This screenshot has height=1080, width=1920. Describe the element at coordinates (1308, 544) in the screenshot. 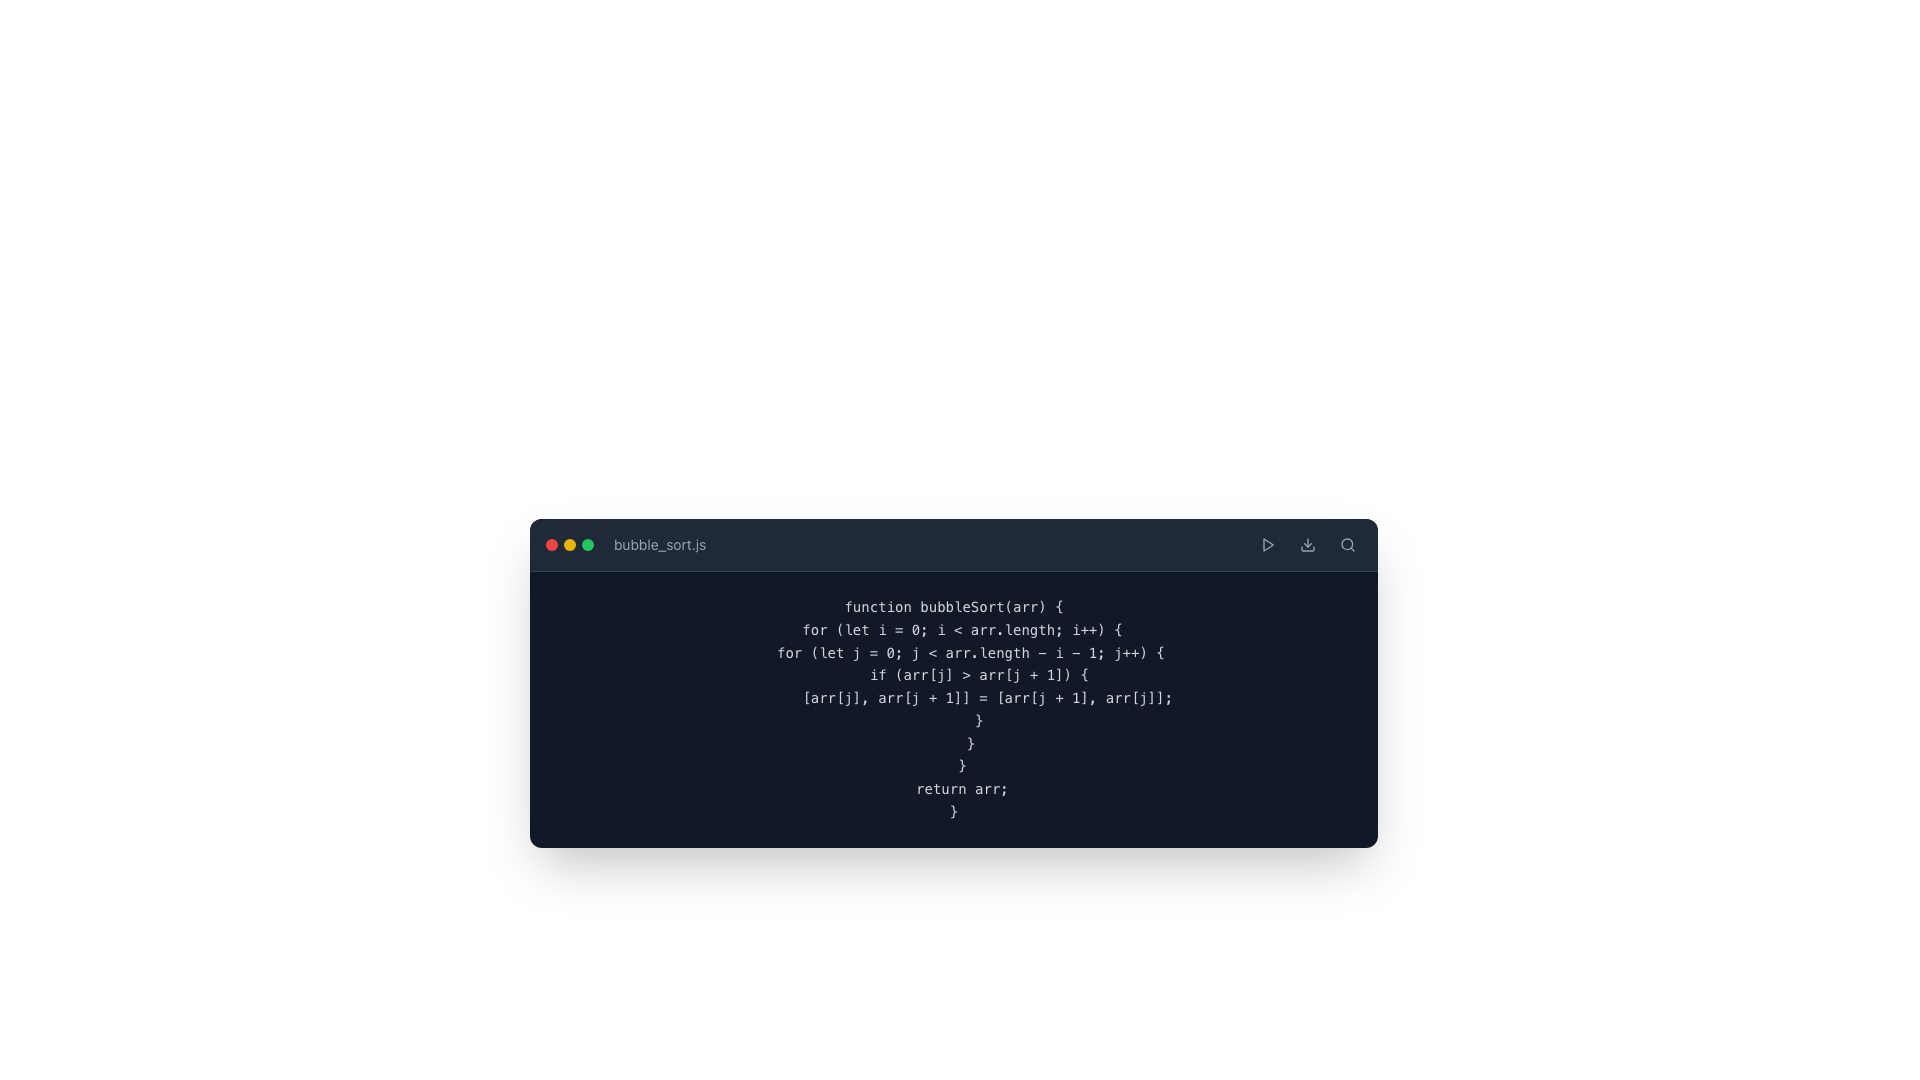

I see `the download button with an embedded icon, which is styled with rounded corners and located in the control bar at the top of the code viewer interface, to change its background color` at that location.